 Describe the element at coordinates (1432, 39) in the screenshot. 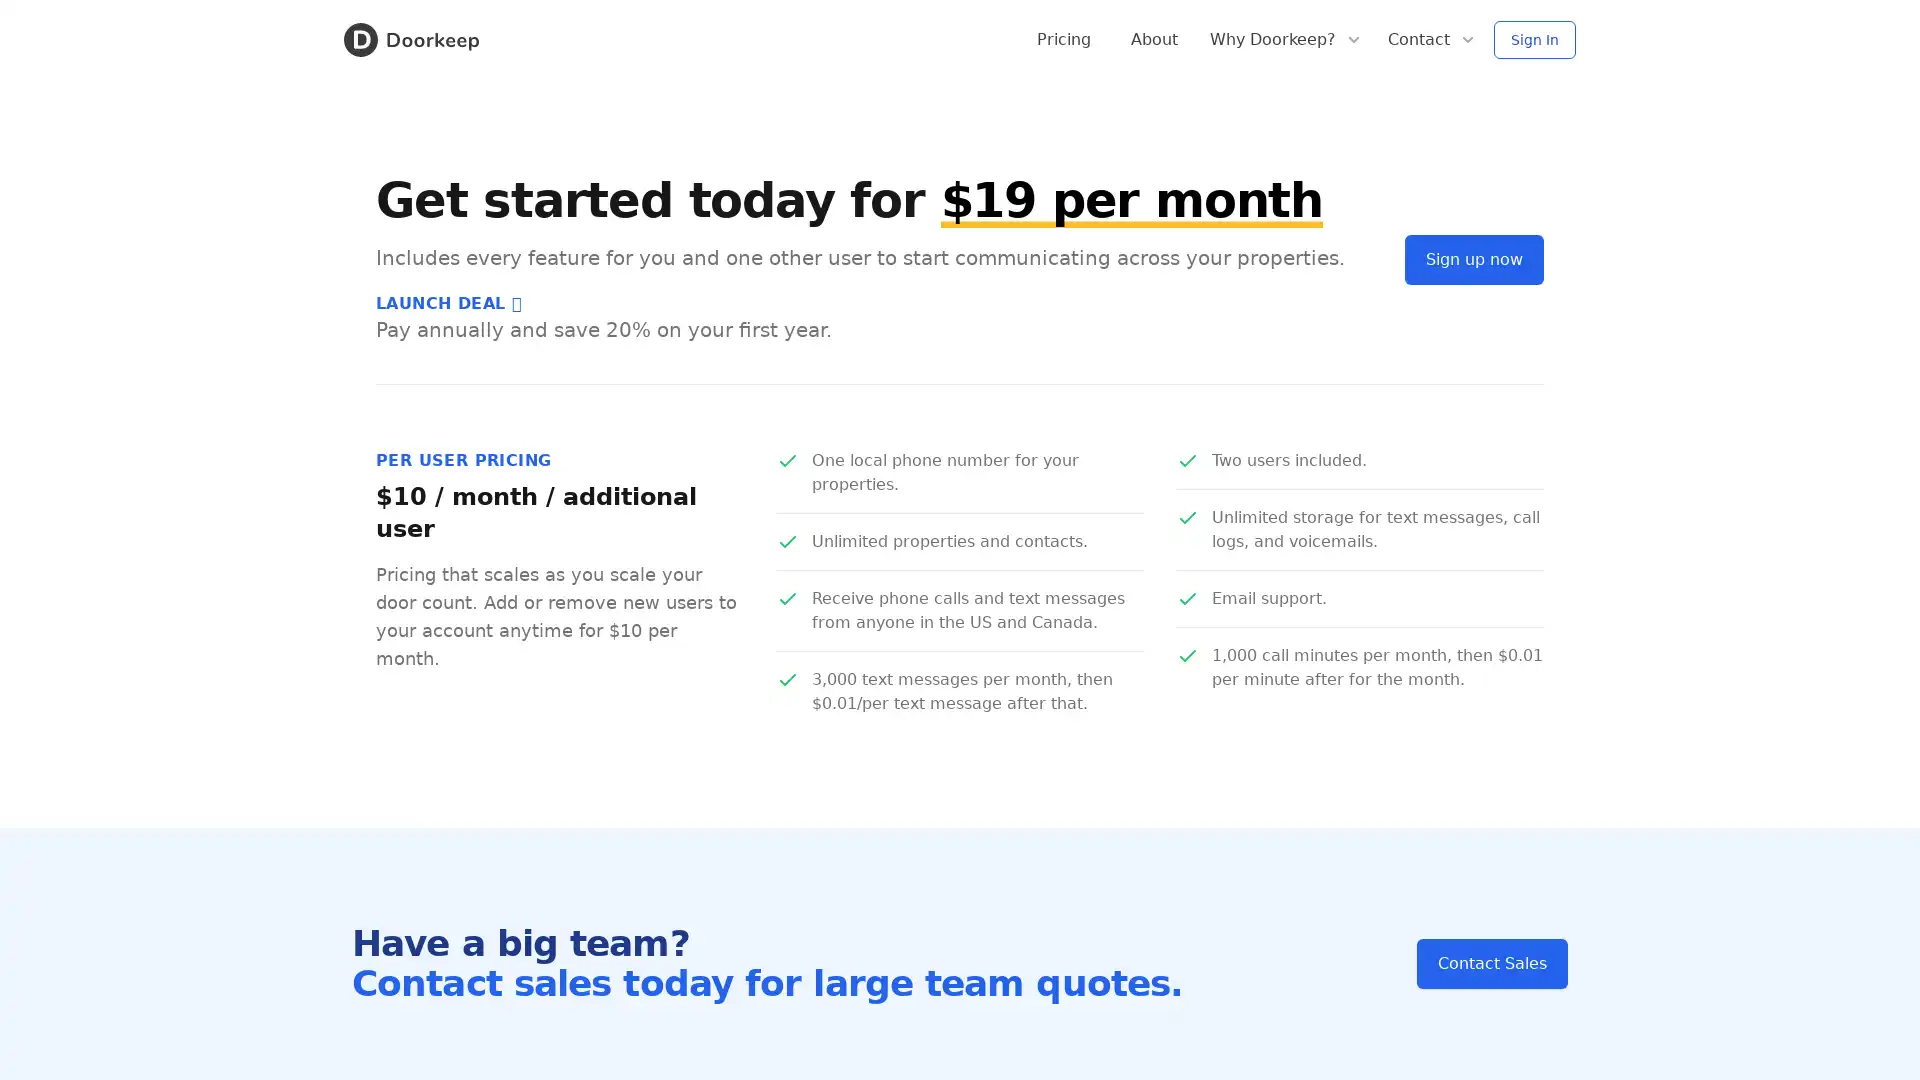

I see `Contact` at that location.